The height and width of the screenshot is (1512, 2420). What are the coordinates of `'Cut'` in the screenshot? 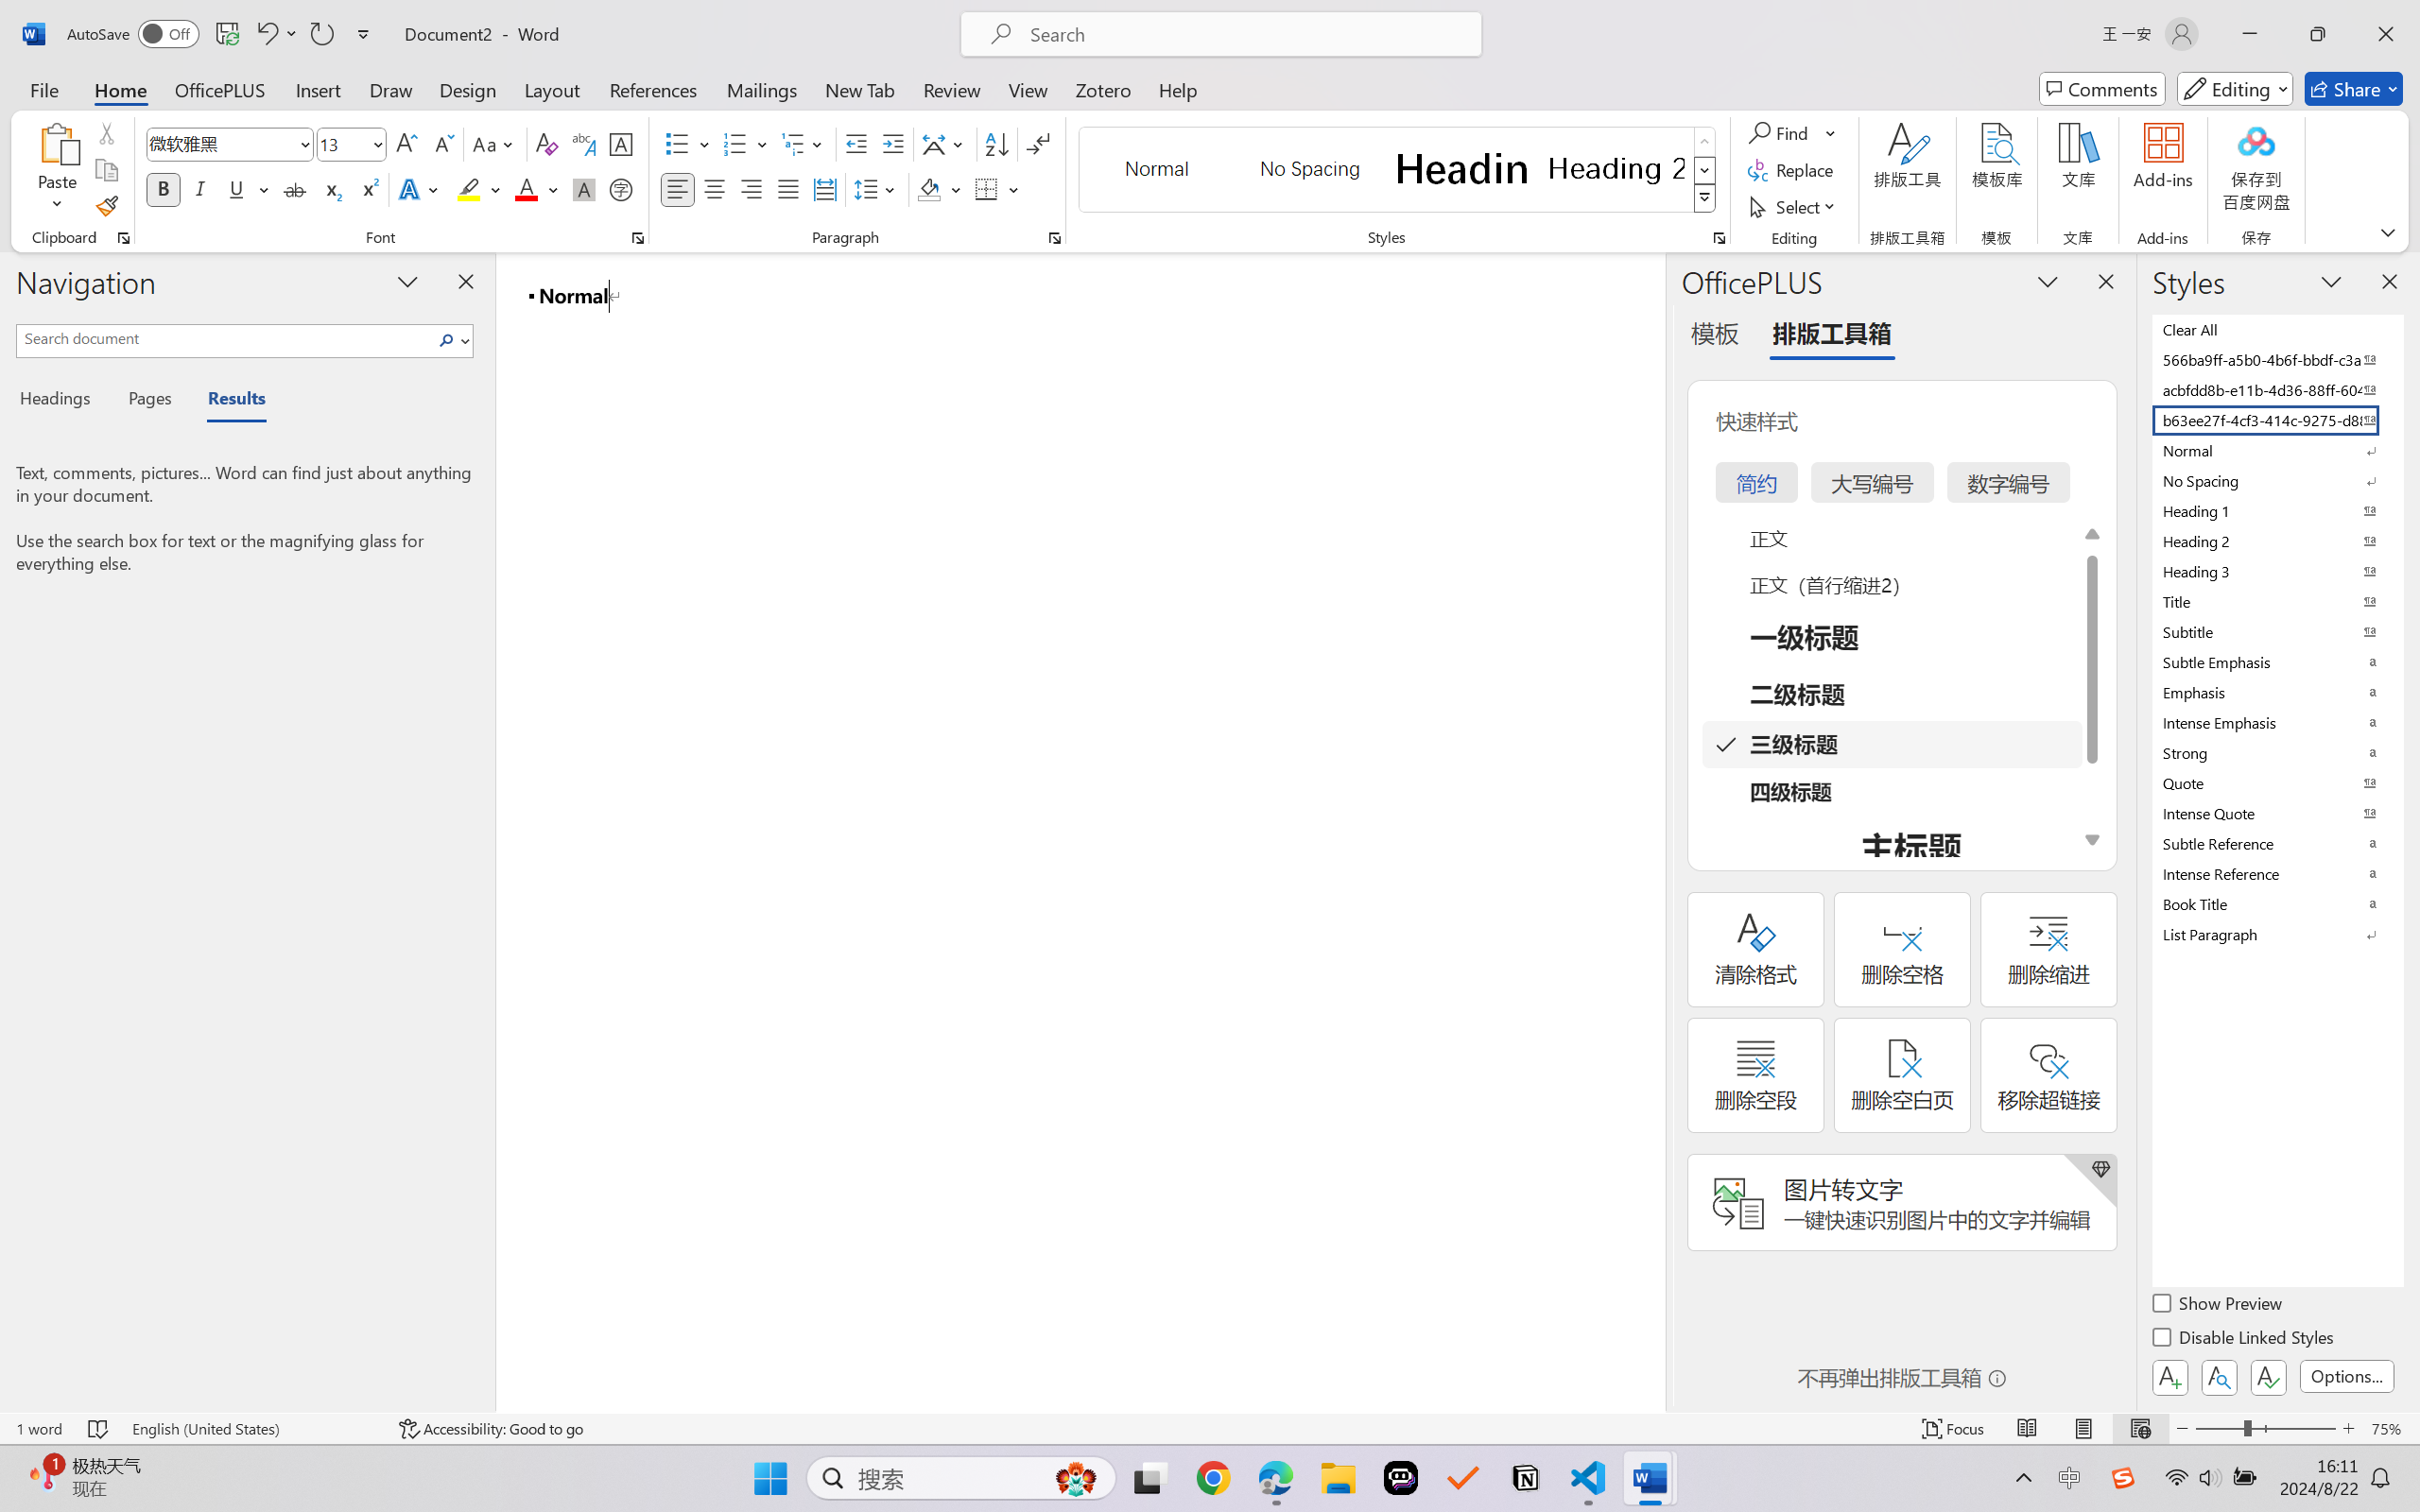 It's located at (105, 131).